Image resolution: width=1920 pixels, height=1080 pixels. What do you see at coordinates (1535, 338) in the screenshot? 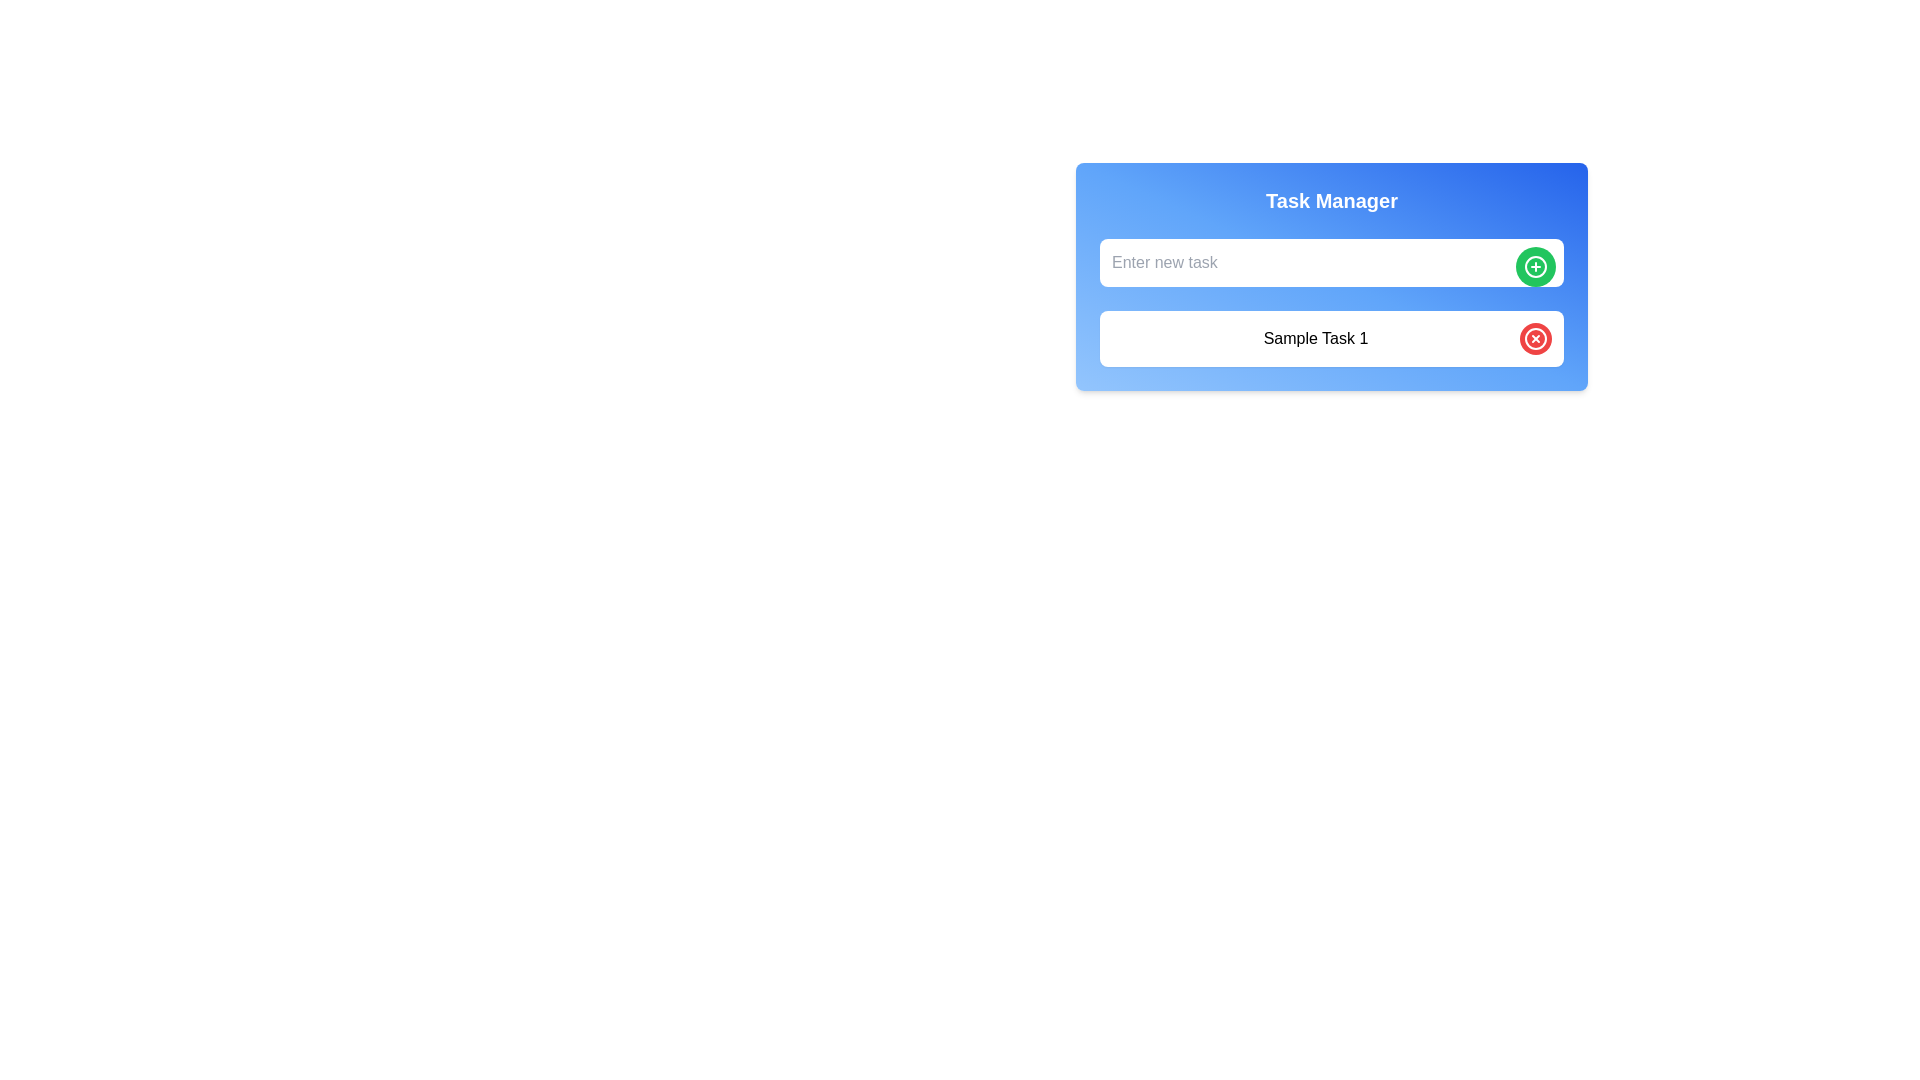
I see `the circular delete button with a red border and white interior, featuring a crossed 'X' design, located at the right end of the task entry row labeled 'Sample Task 1'` at bounding box center [1535, 338].